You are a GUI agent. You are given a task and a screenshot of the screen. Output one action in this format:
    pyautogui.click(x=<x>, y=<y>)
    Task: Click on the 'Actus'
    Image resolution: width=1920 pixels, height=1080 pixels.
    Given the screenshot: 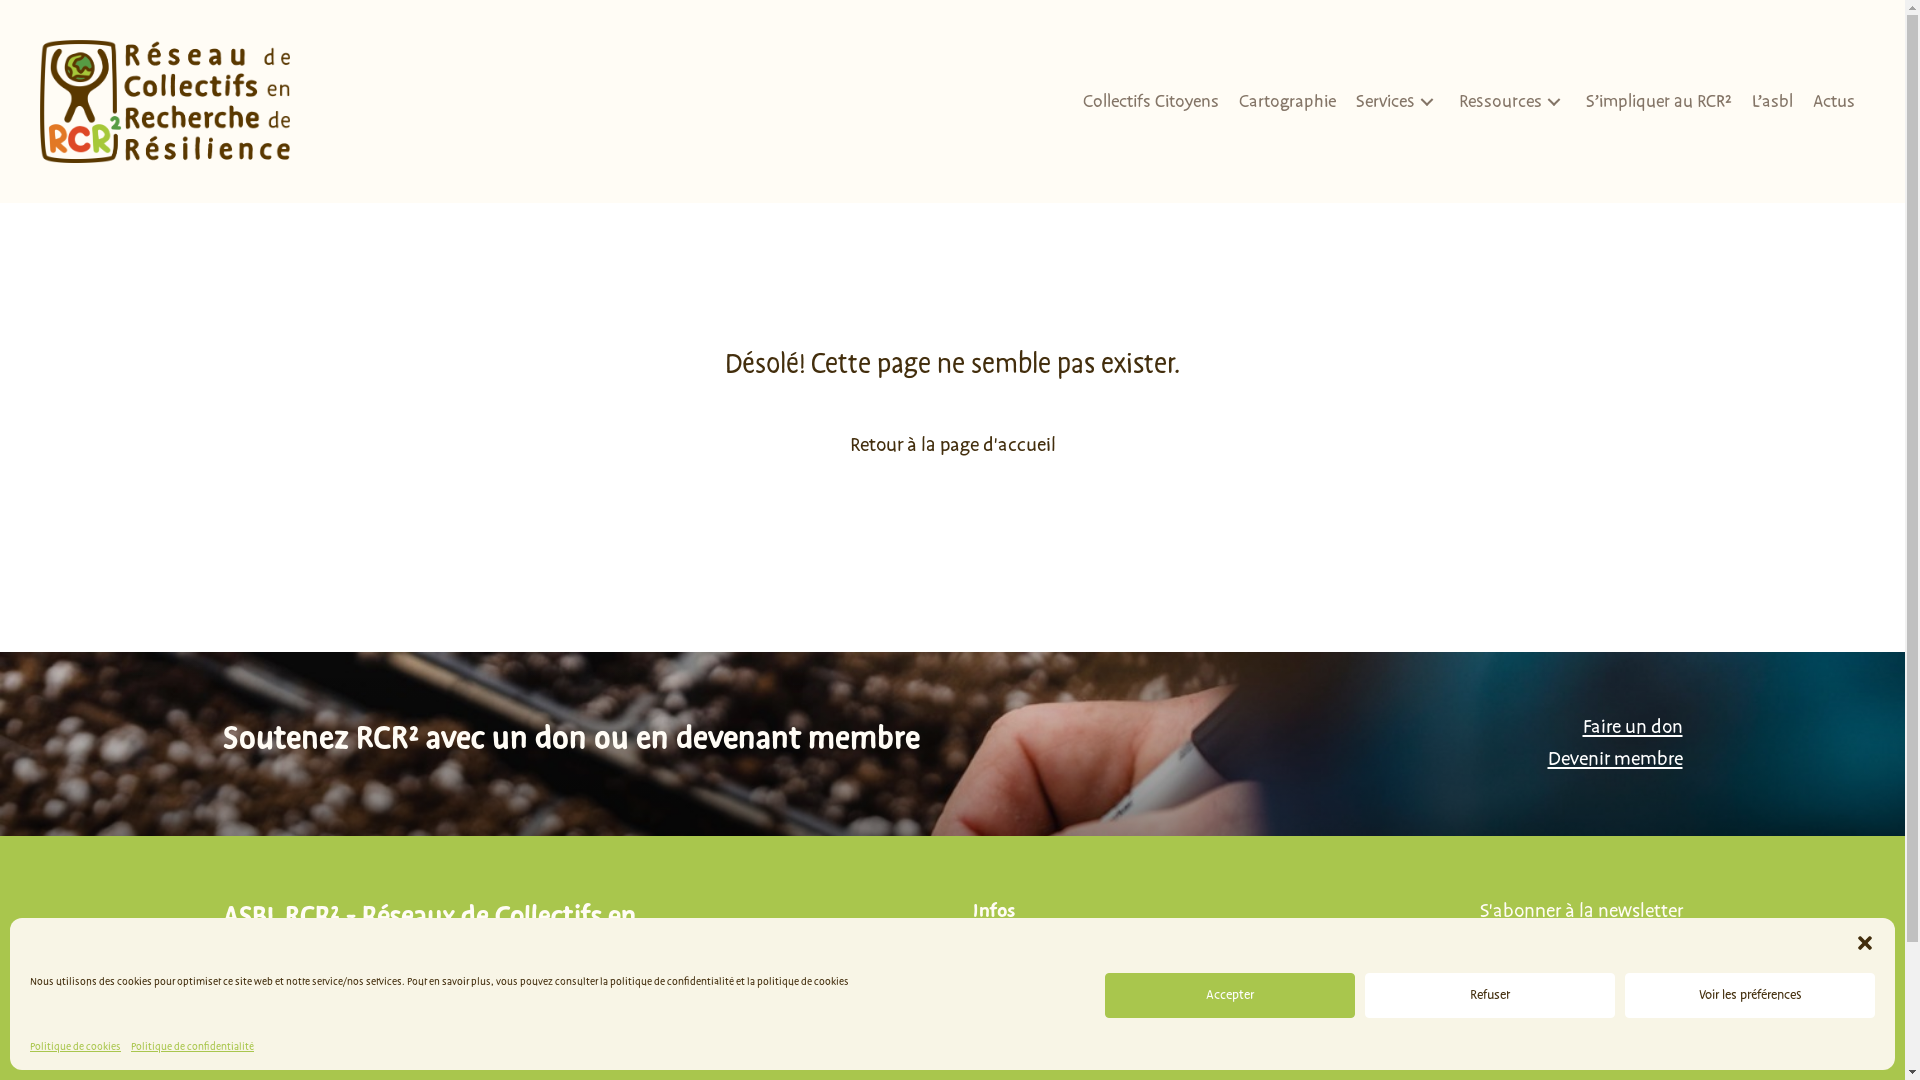 What is the action you would take?
    pyautogui.click(x=1833, y=101)
    